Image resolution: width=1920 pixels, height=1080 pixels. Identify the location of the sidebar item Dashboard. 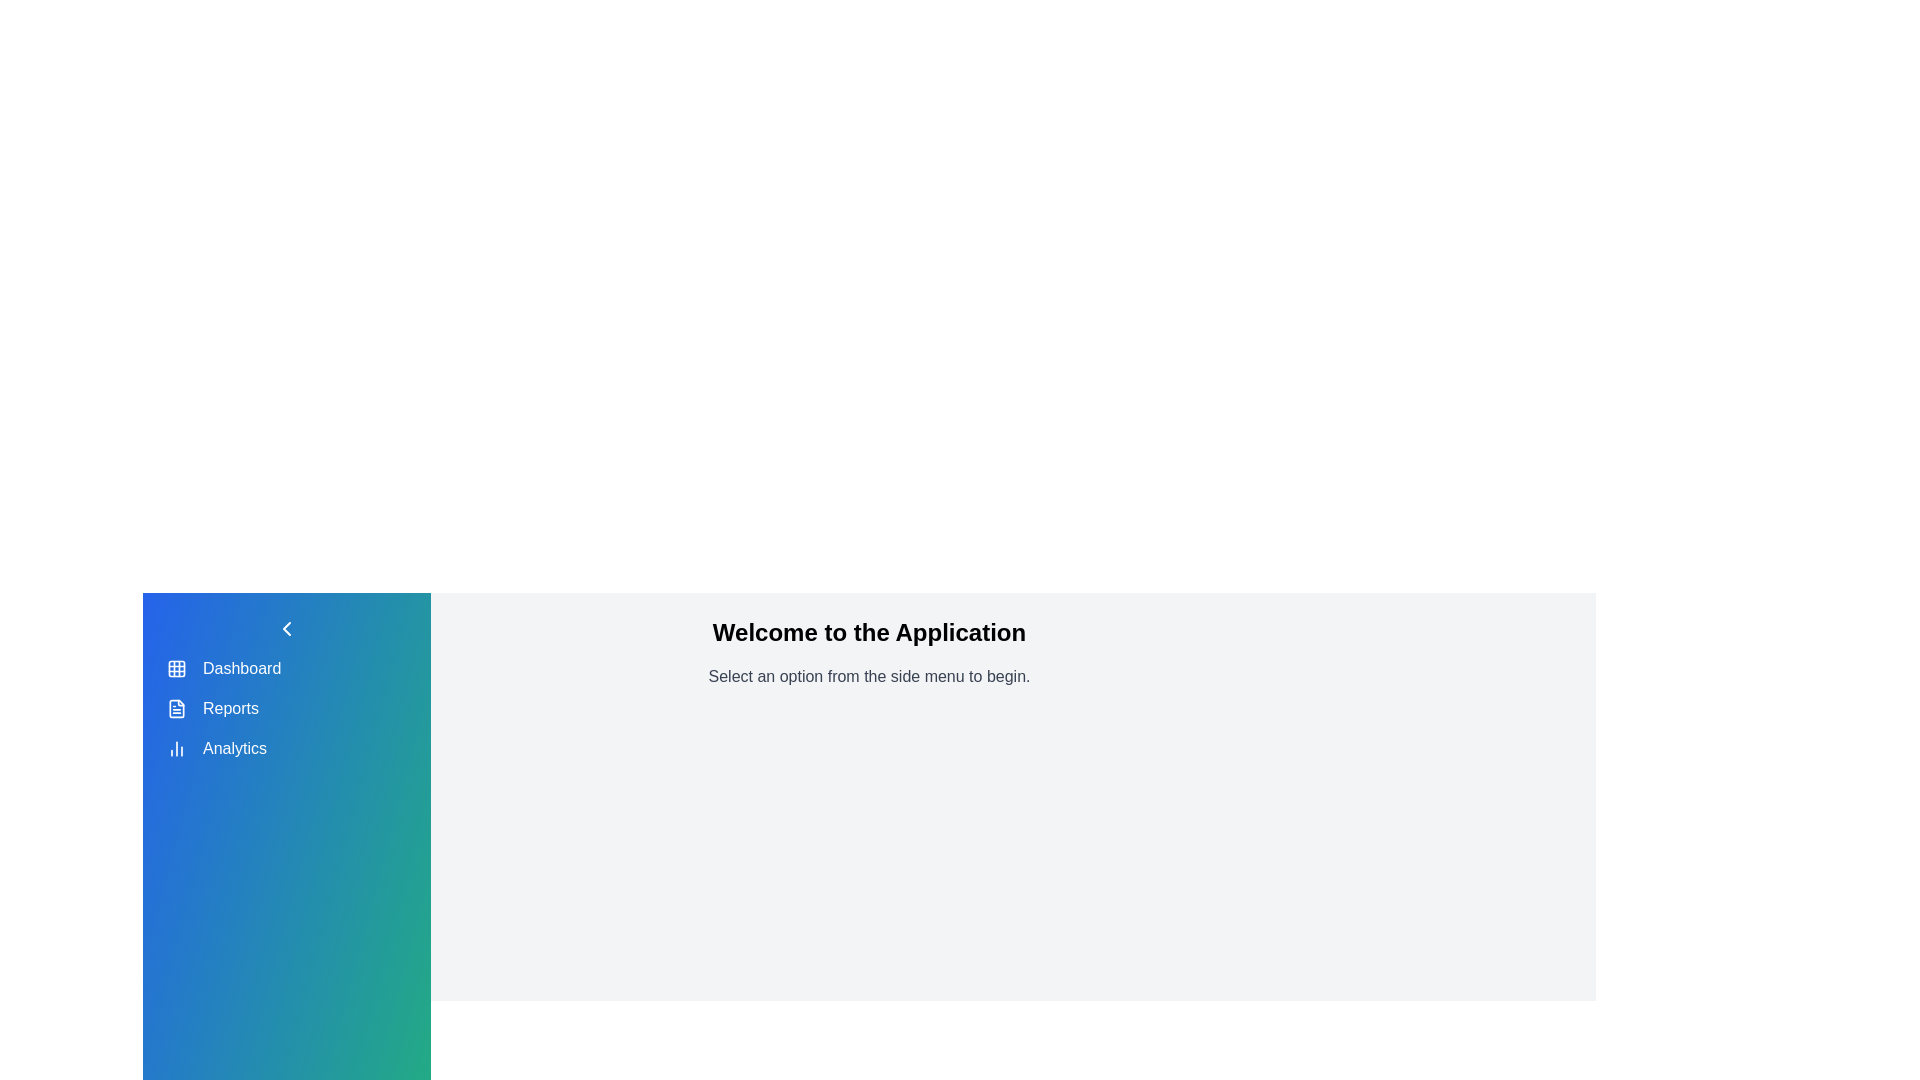
(177, 668).